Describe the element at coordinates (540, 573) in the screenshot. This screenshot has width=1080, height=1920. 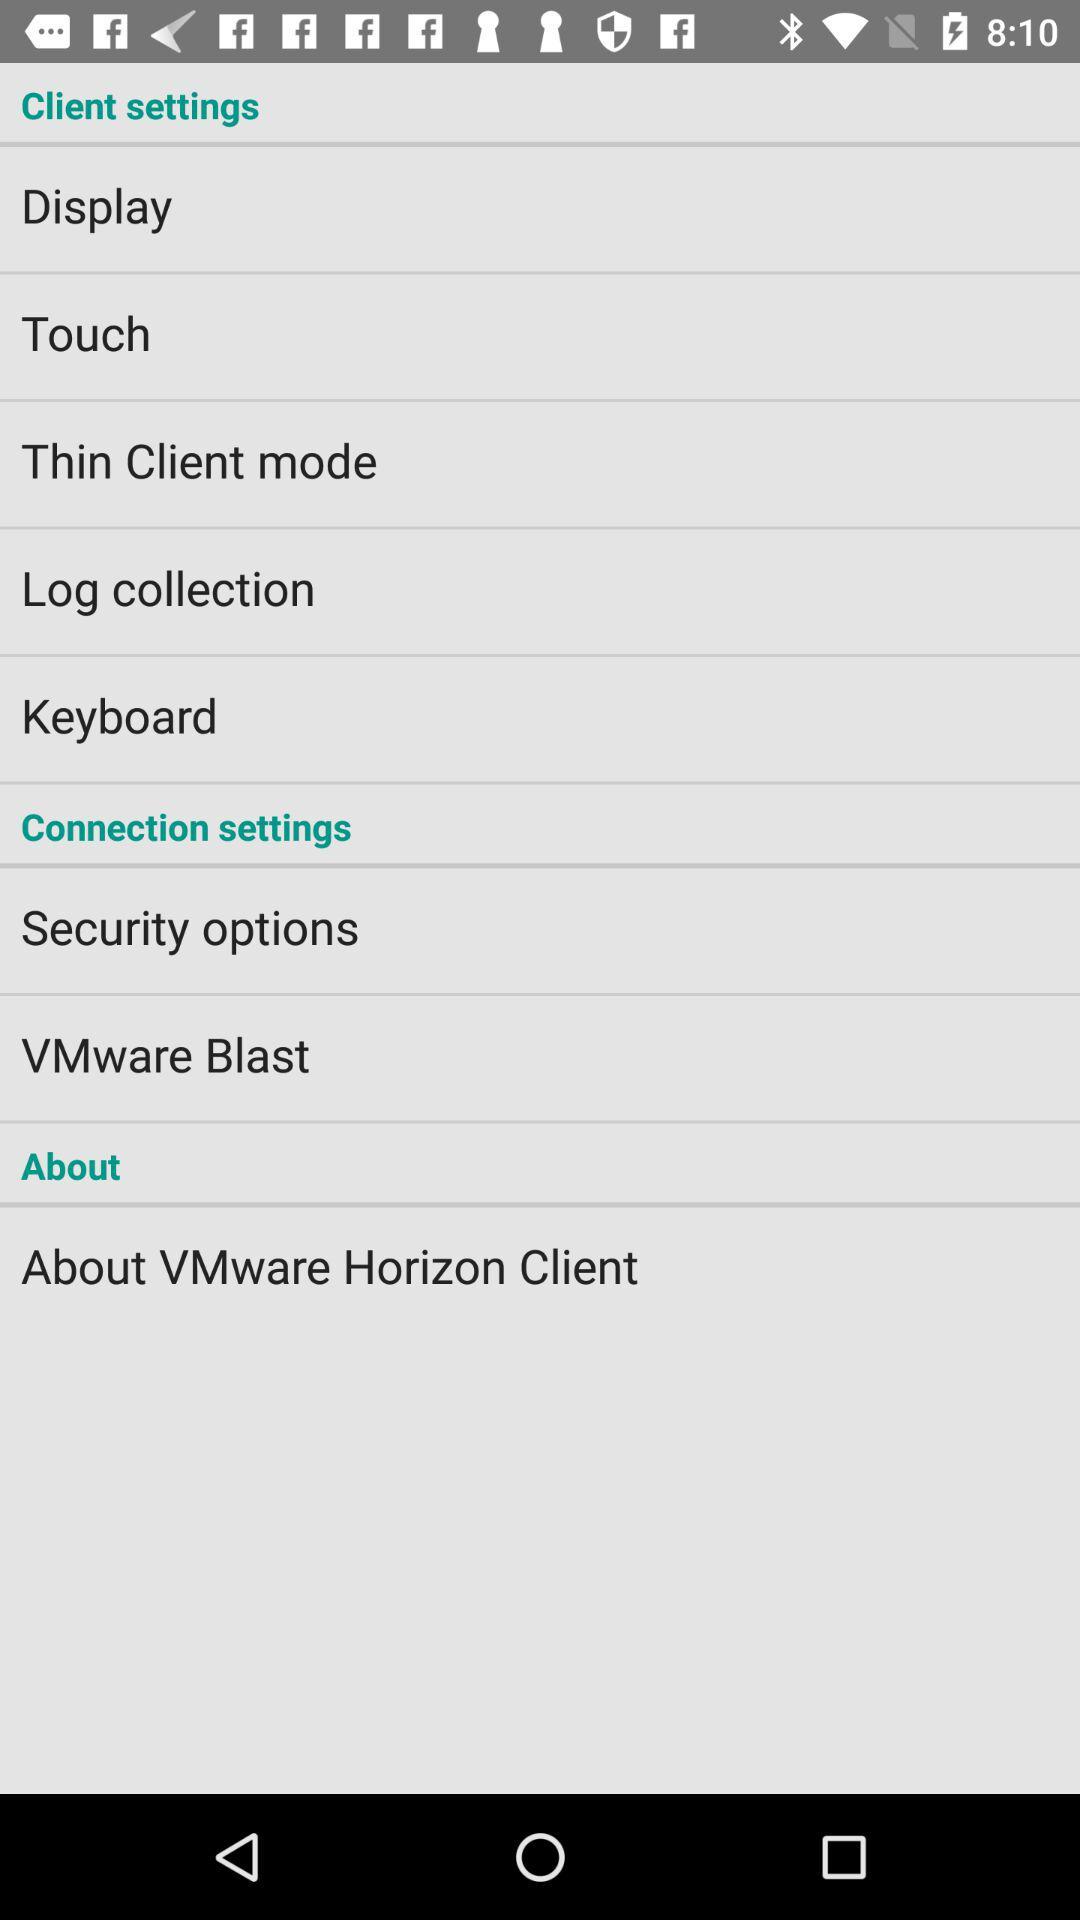
I see `the log collection app` at that location.